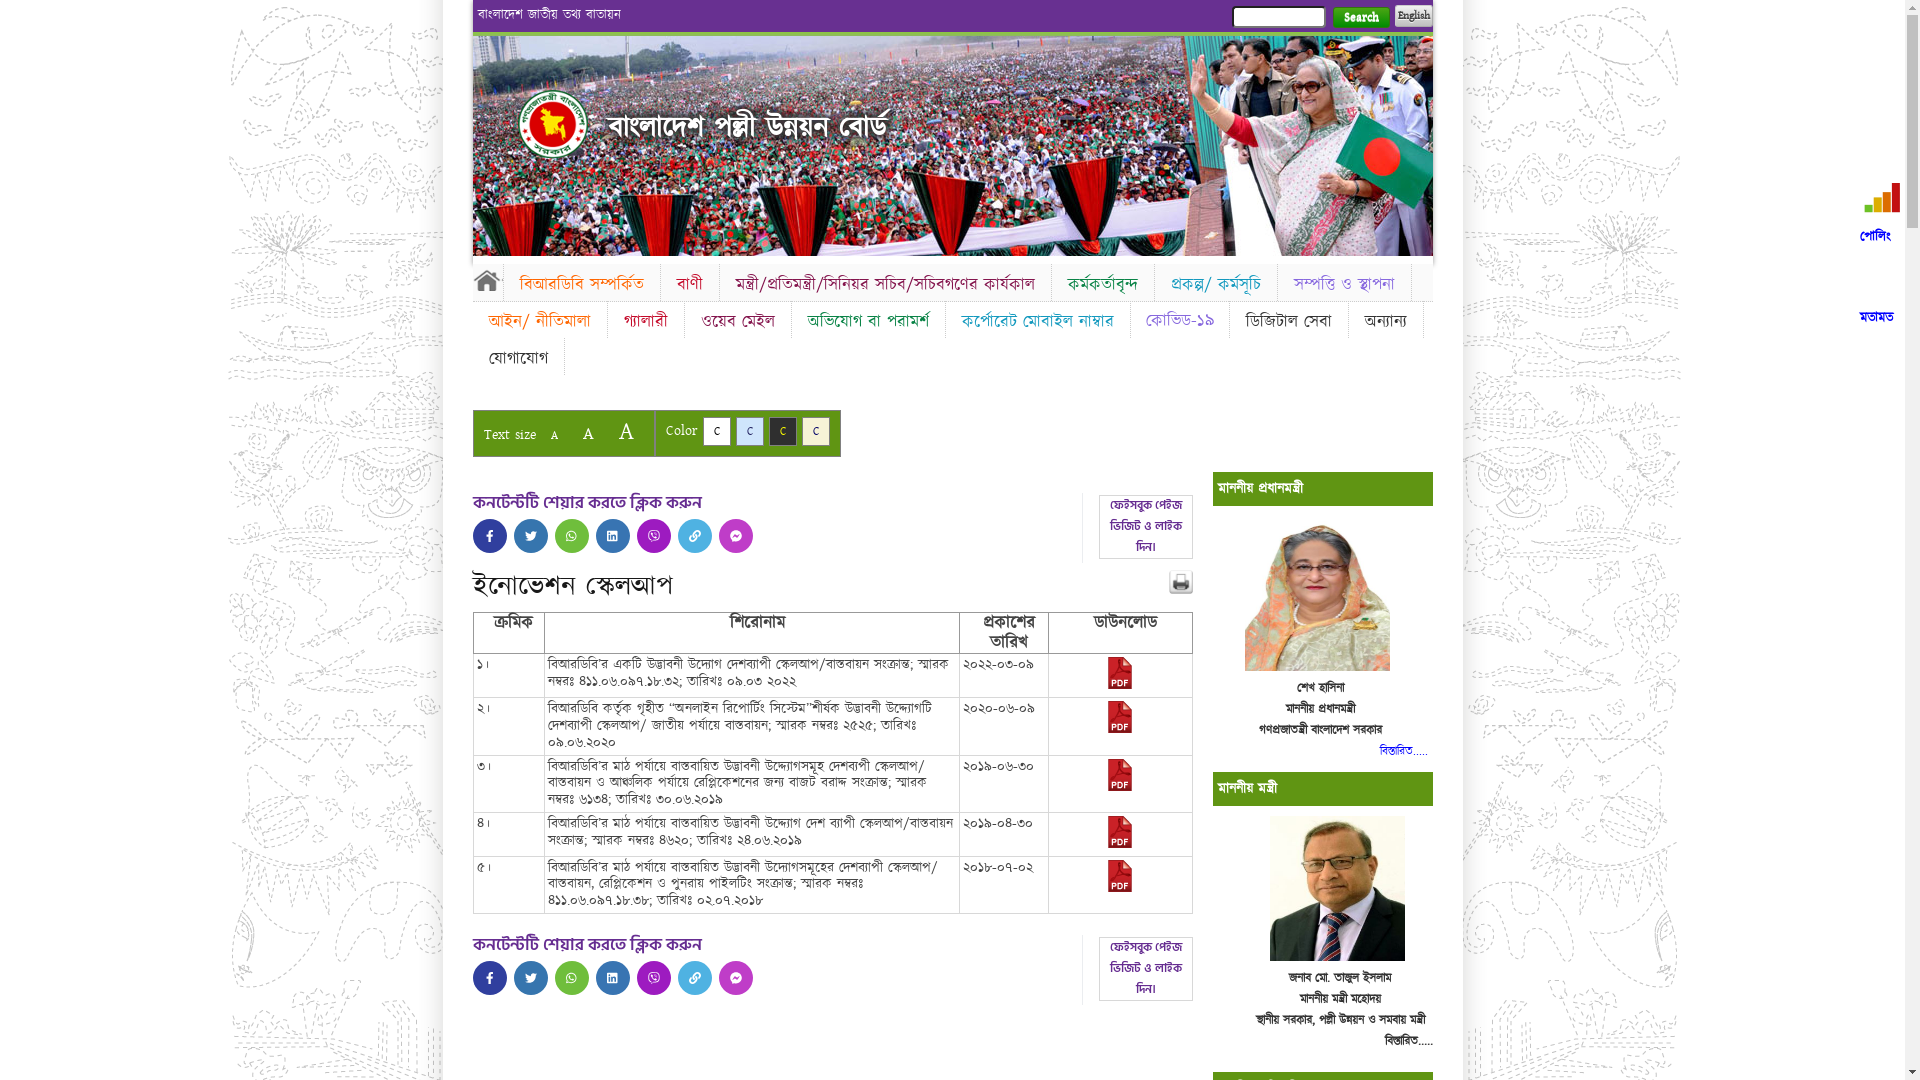  I want to click on 'C', so click(701, 430).